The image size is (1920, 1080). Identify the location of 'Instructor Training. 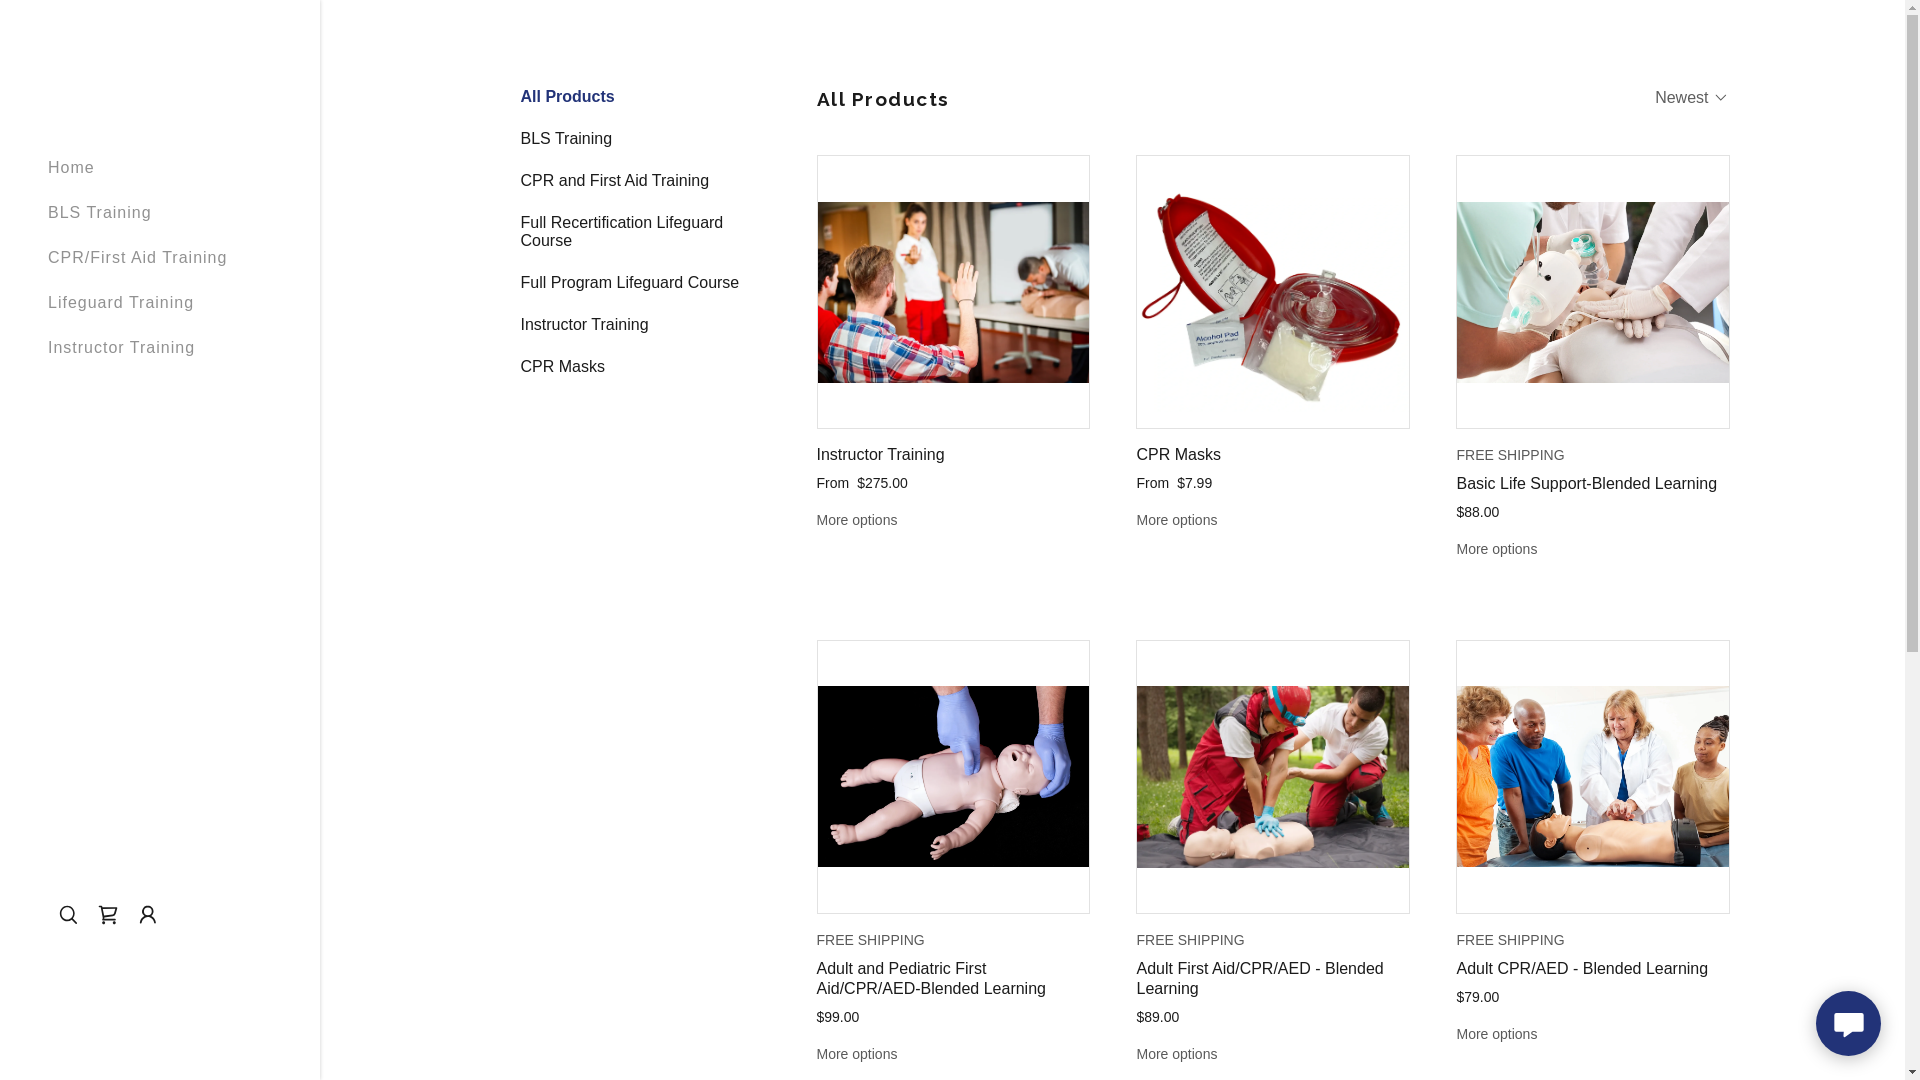
(950, 342).